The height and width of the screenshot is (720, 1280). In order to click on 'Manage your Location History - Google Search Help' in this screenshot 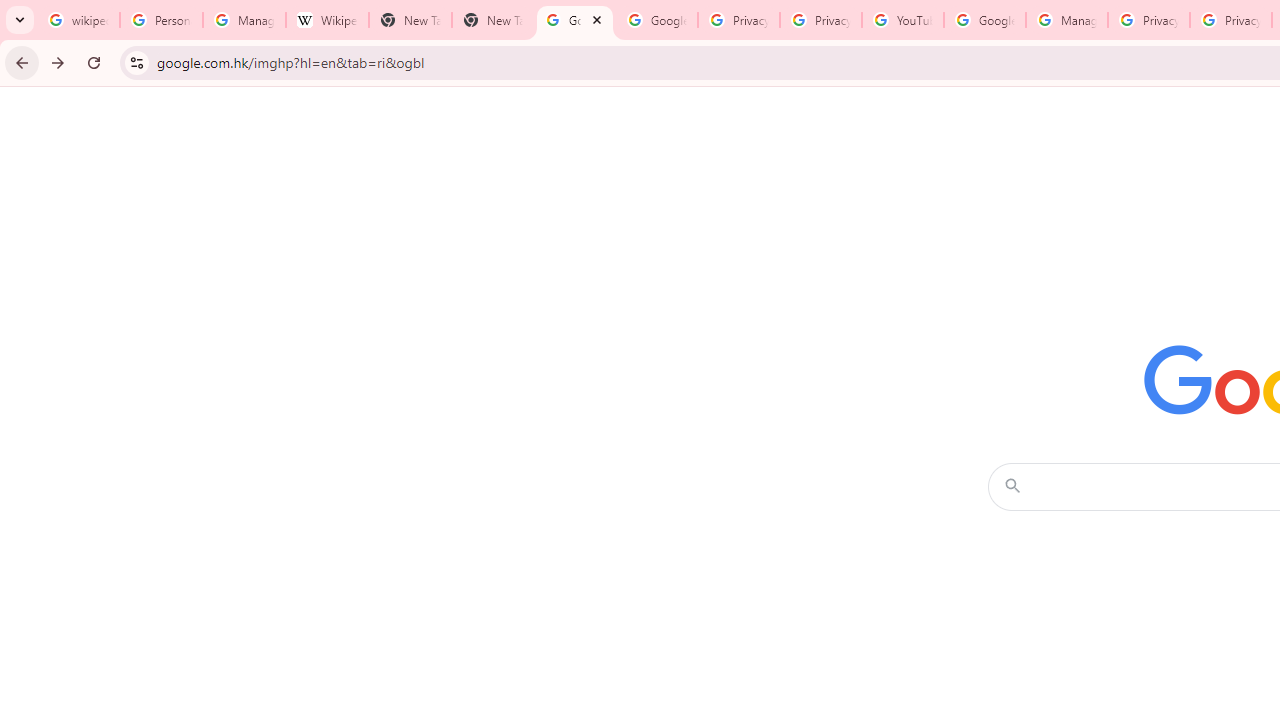, I will do `click(243, 20)`.